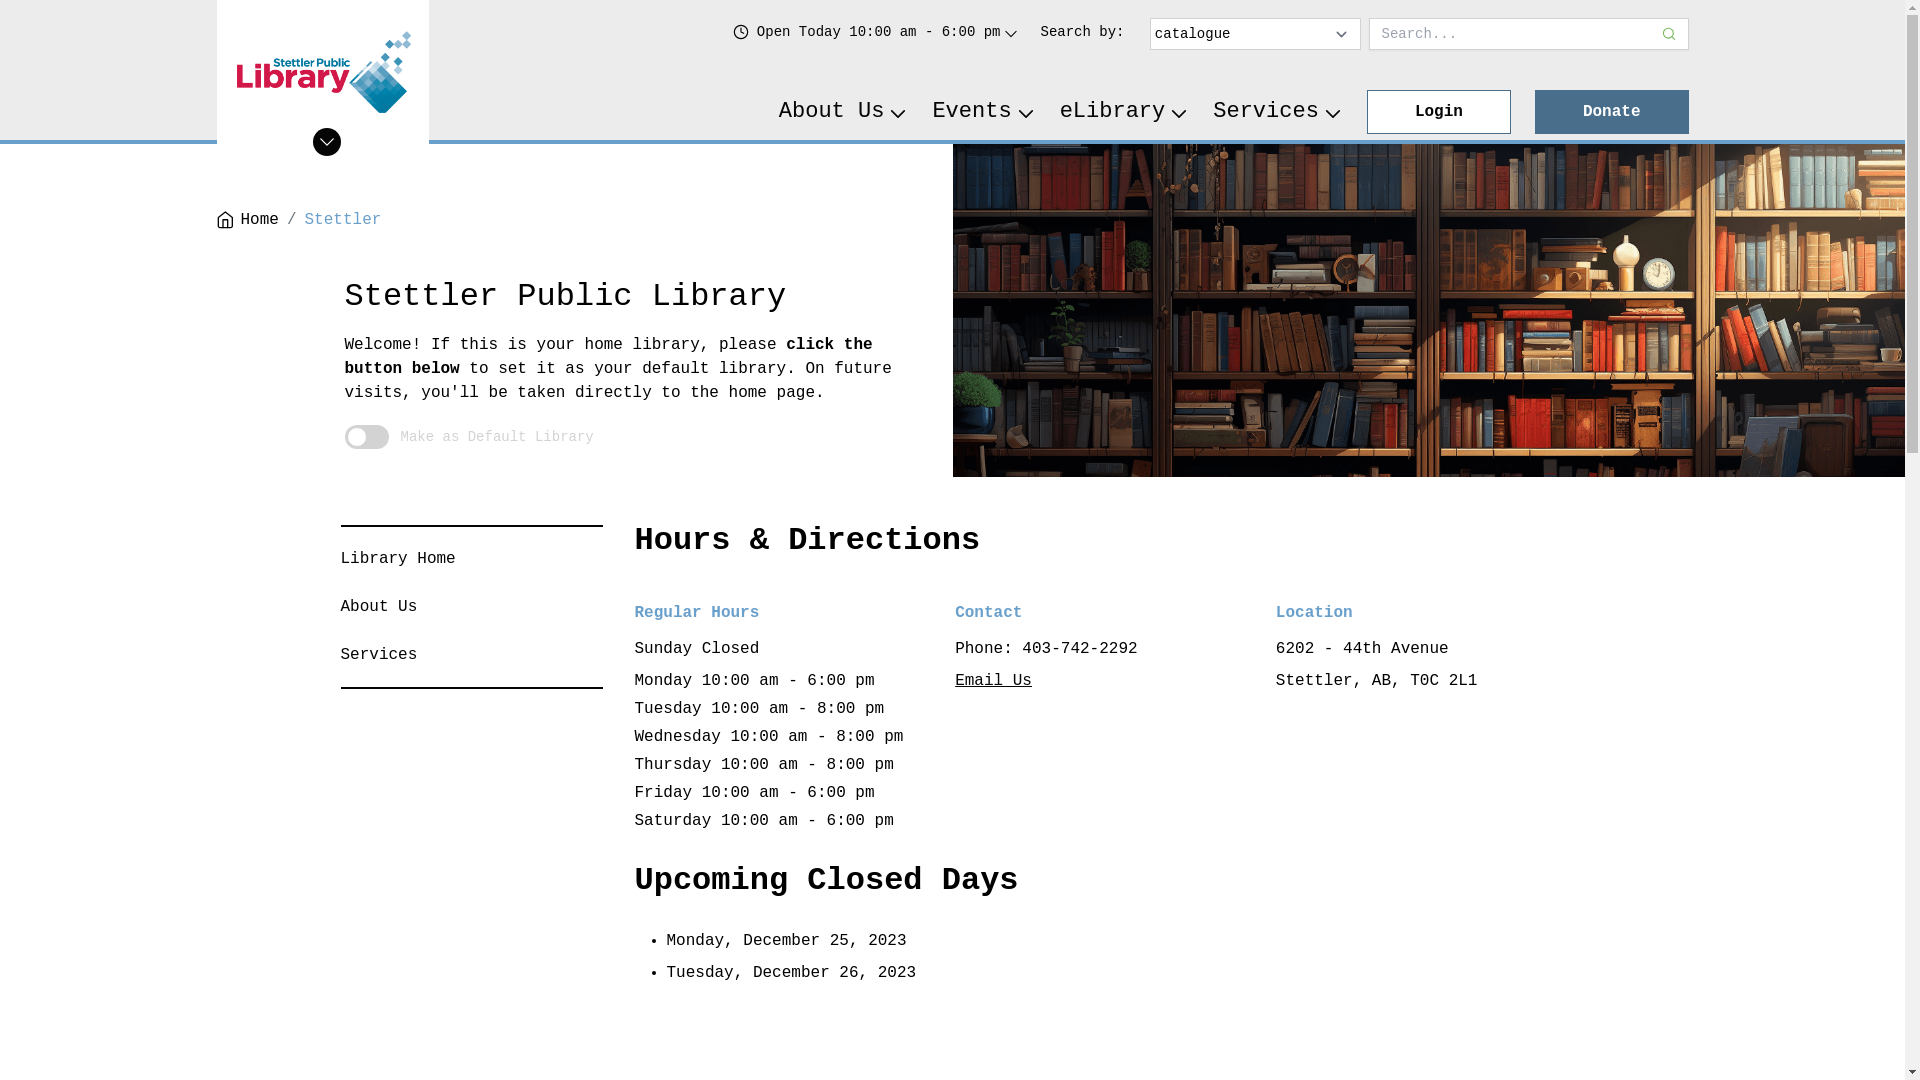  I want to click on 'eLibrary', so click(1124, 111).